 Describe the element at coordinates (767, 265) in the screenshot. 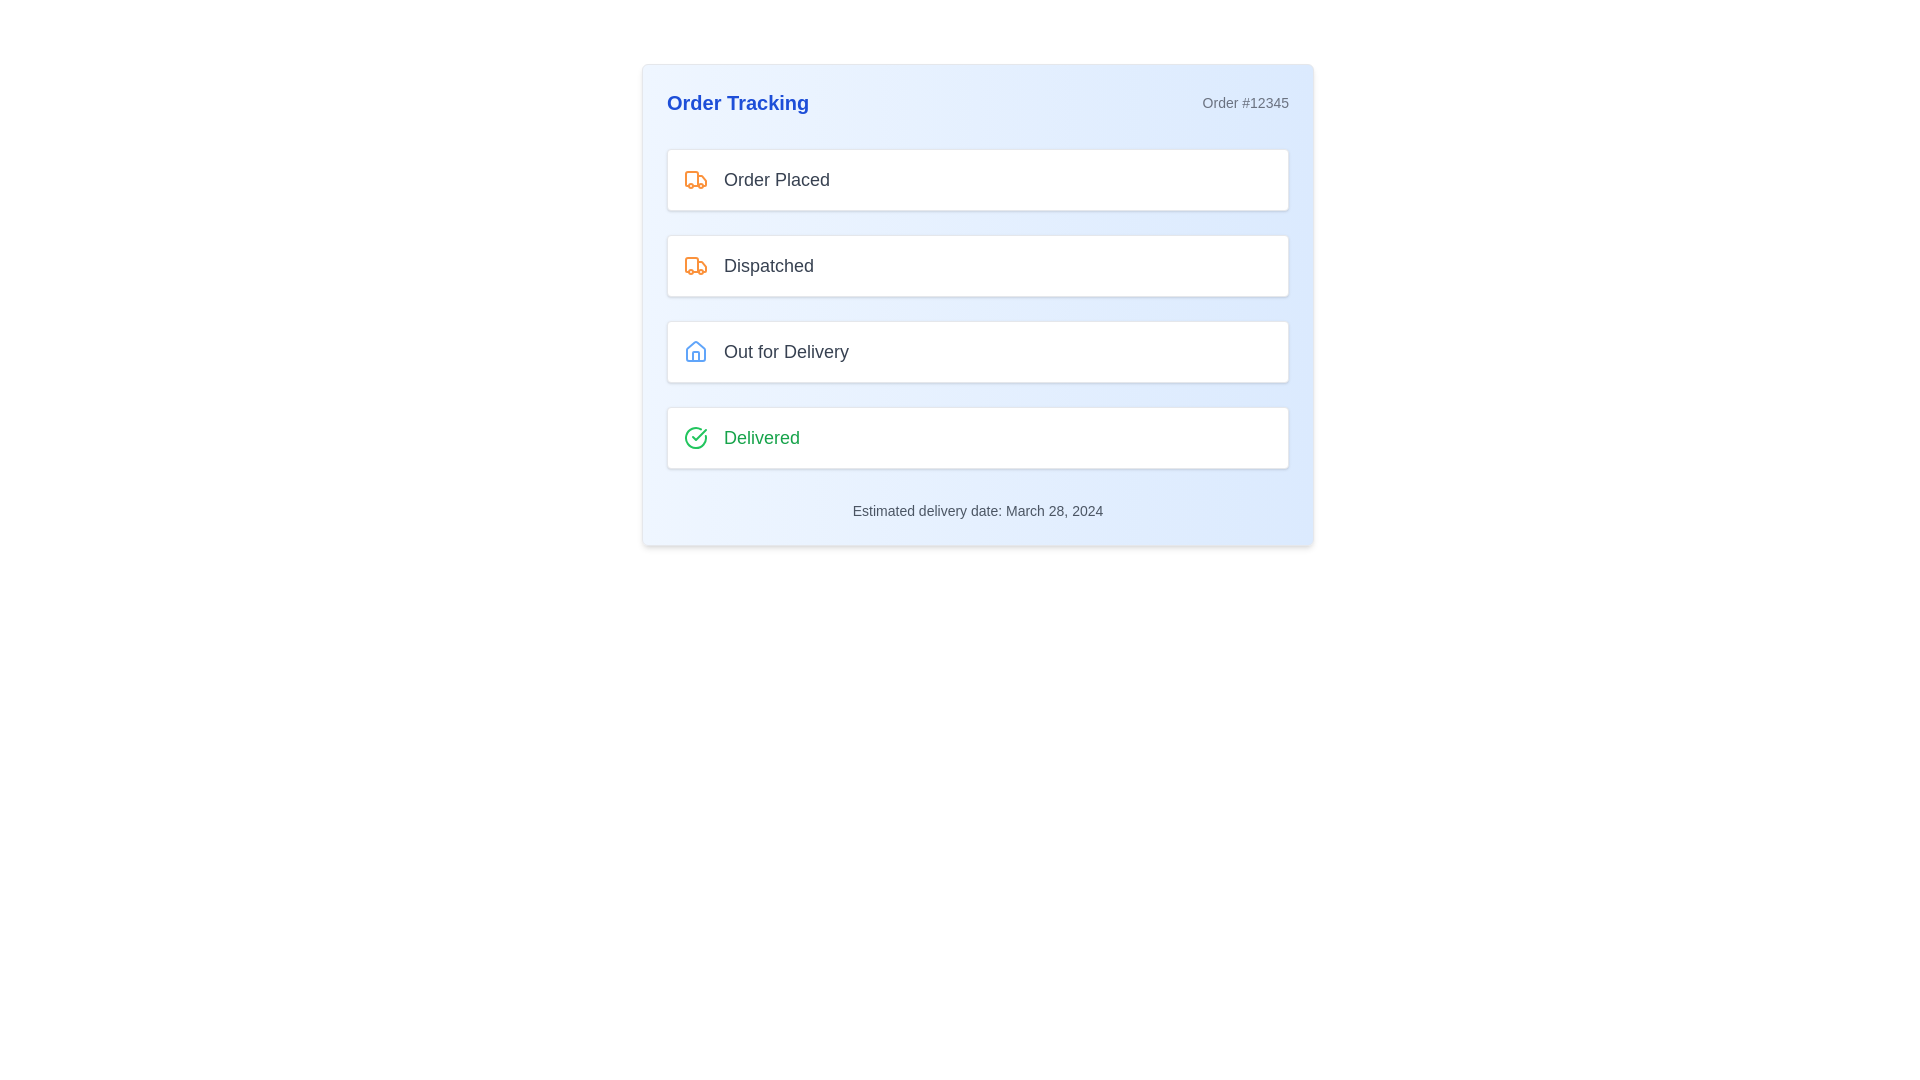

I see `the 'Dispatched' text label, which is styled with a bold gray font and aligned next to an orange truck icon in the second rectangular box of a vertically aligned list` at that location.